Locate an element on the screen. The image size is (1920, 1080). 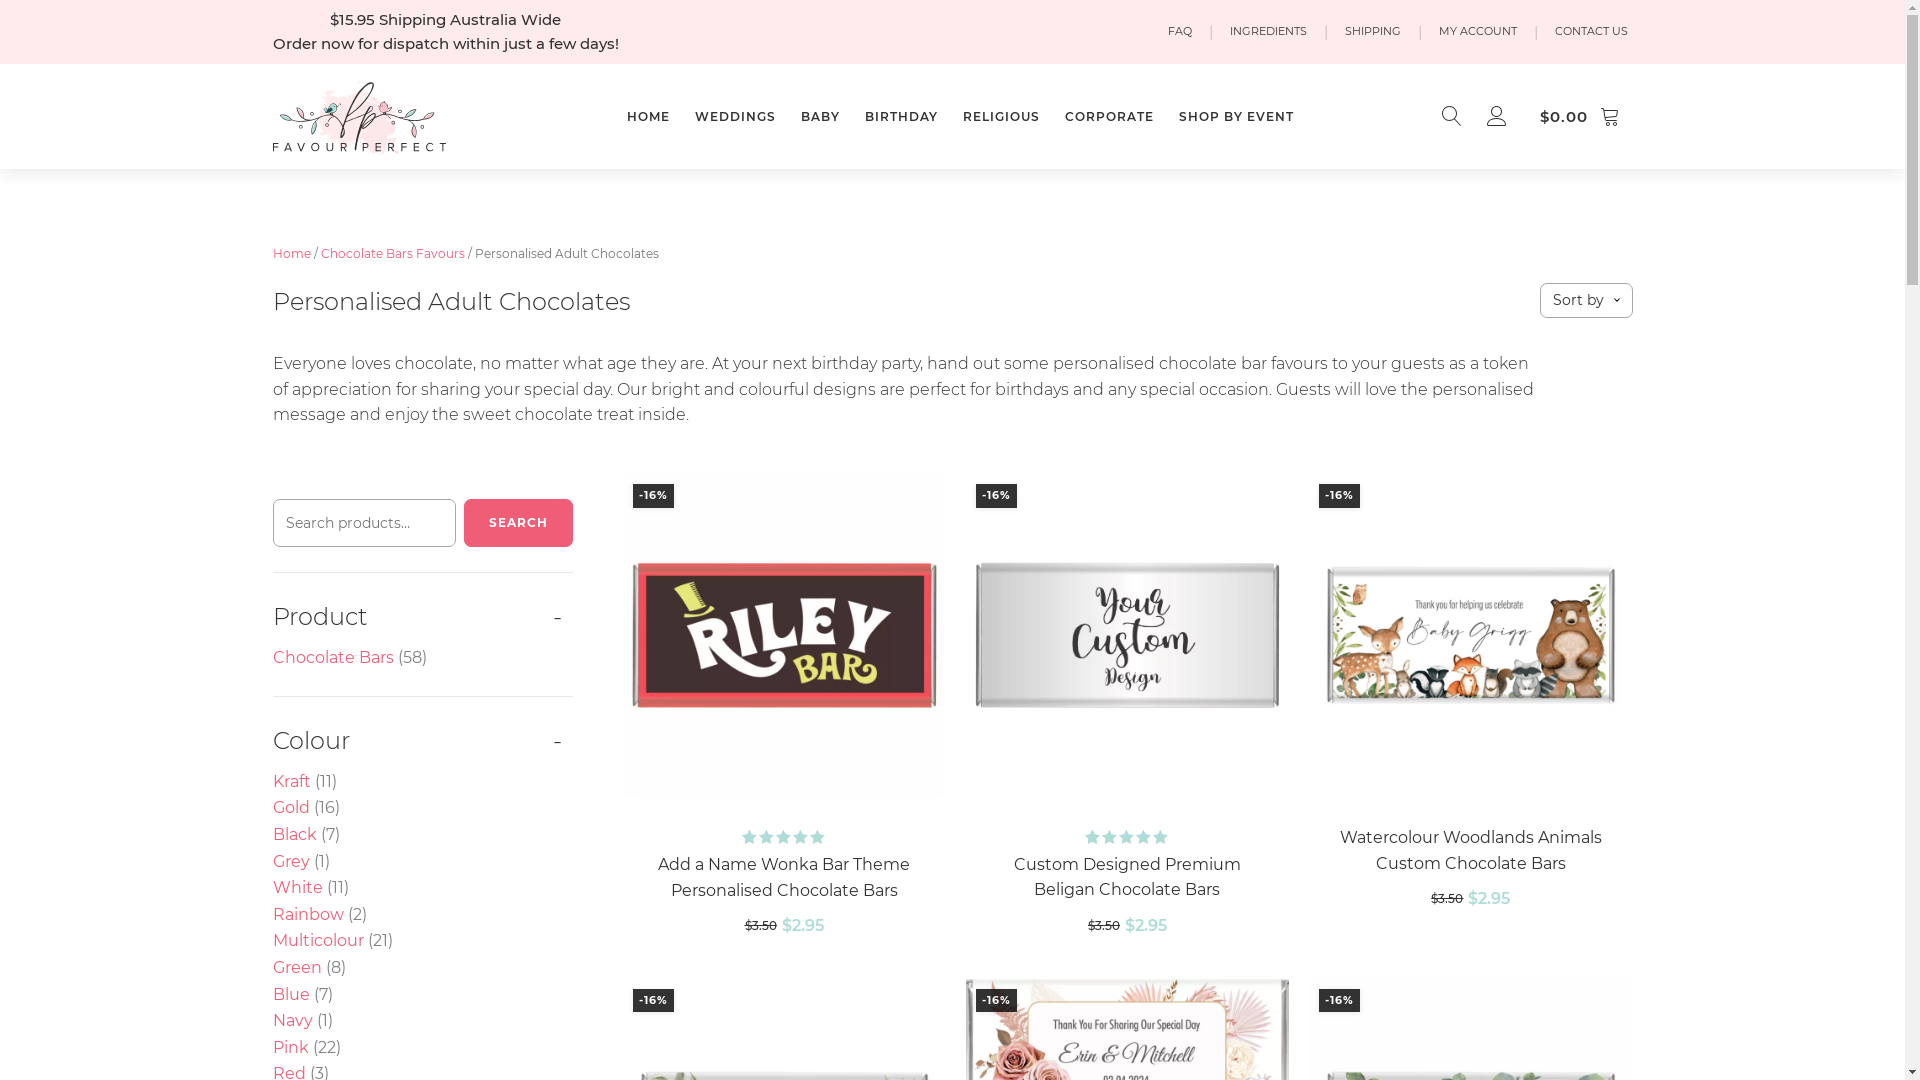
'Blue' is located at coordinates (289, 994).